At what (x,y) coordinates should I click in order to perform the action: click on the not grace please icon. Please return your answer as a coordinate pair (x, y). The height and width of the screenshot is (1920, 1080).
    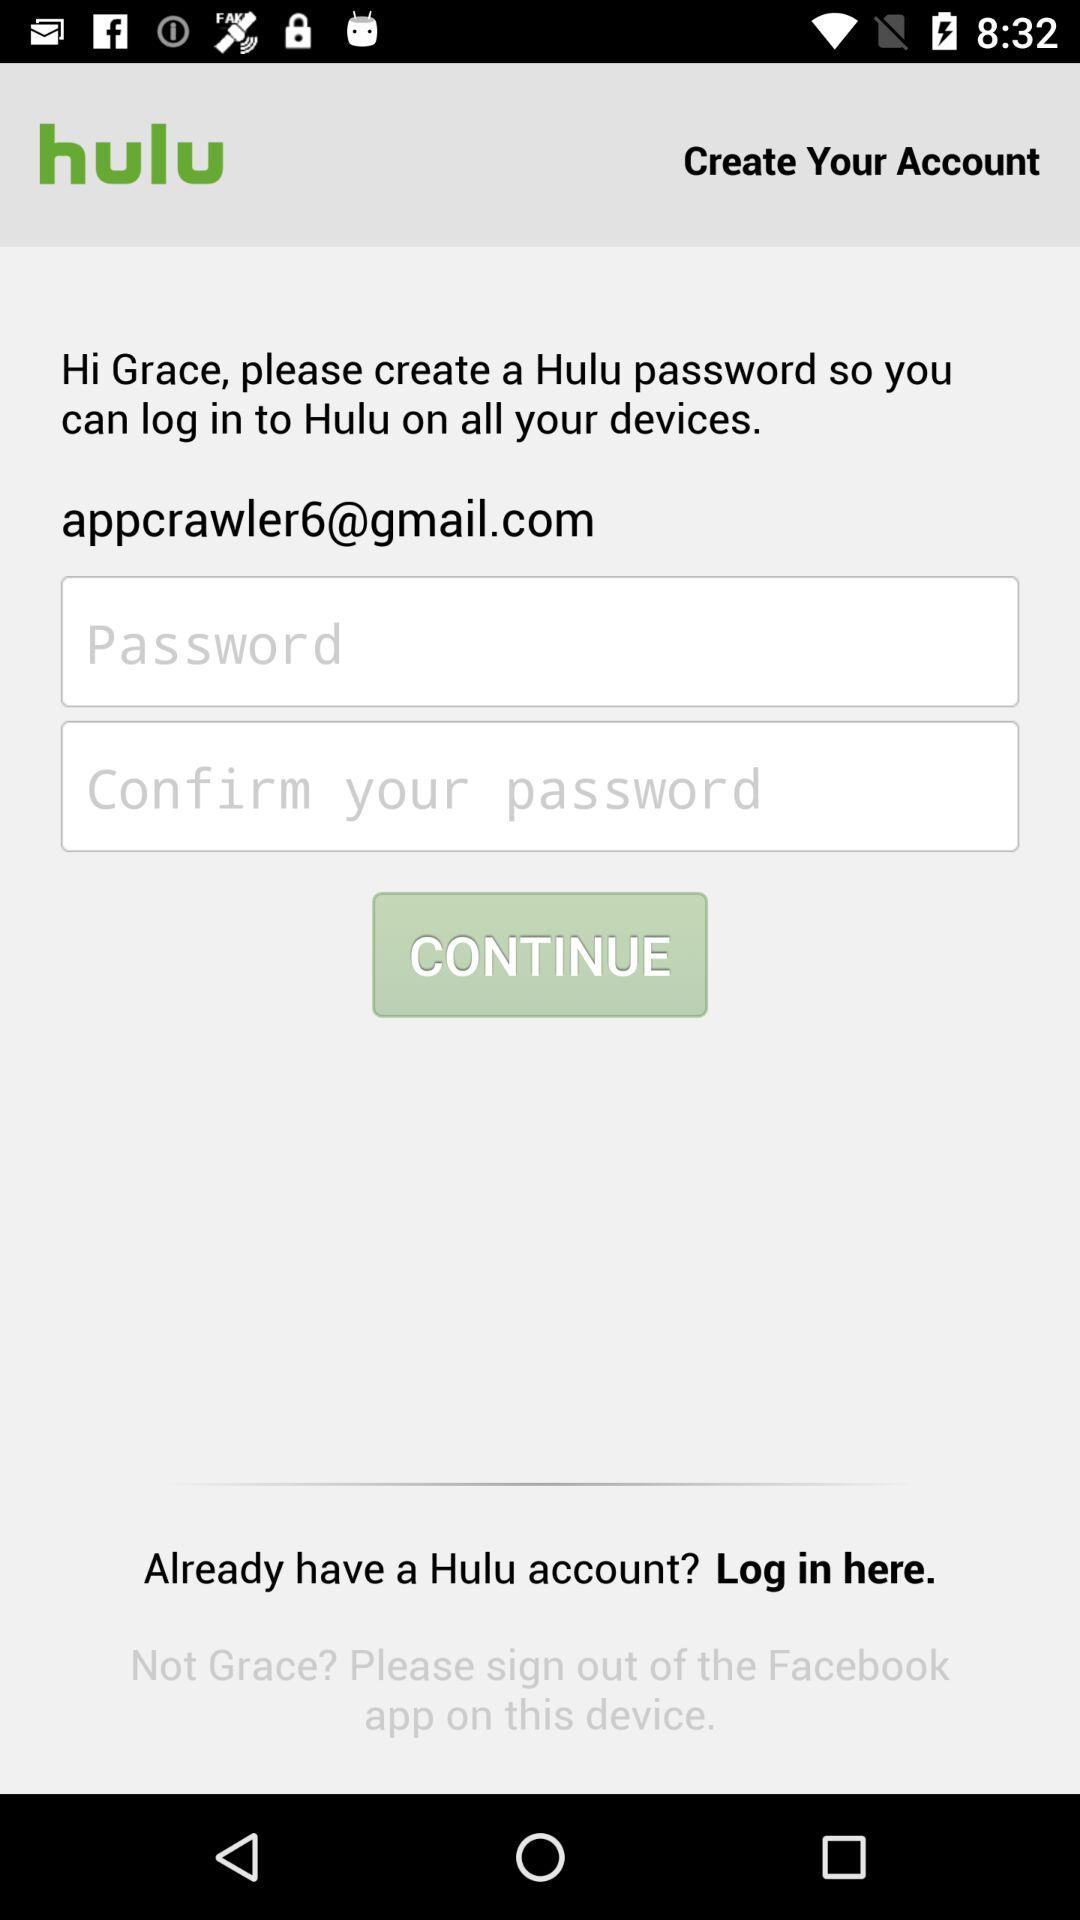
    Looking at the image, I should click on (540, 1687).